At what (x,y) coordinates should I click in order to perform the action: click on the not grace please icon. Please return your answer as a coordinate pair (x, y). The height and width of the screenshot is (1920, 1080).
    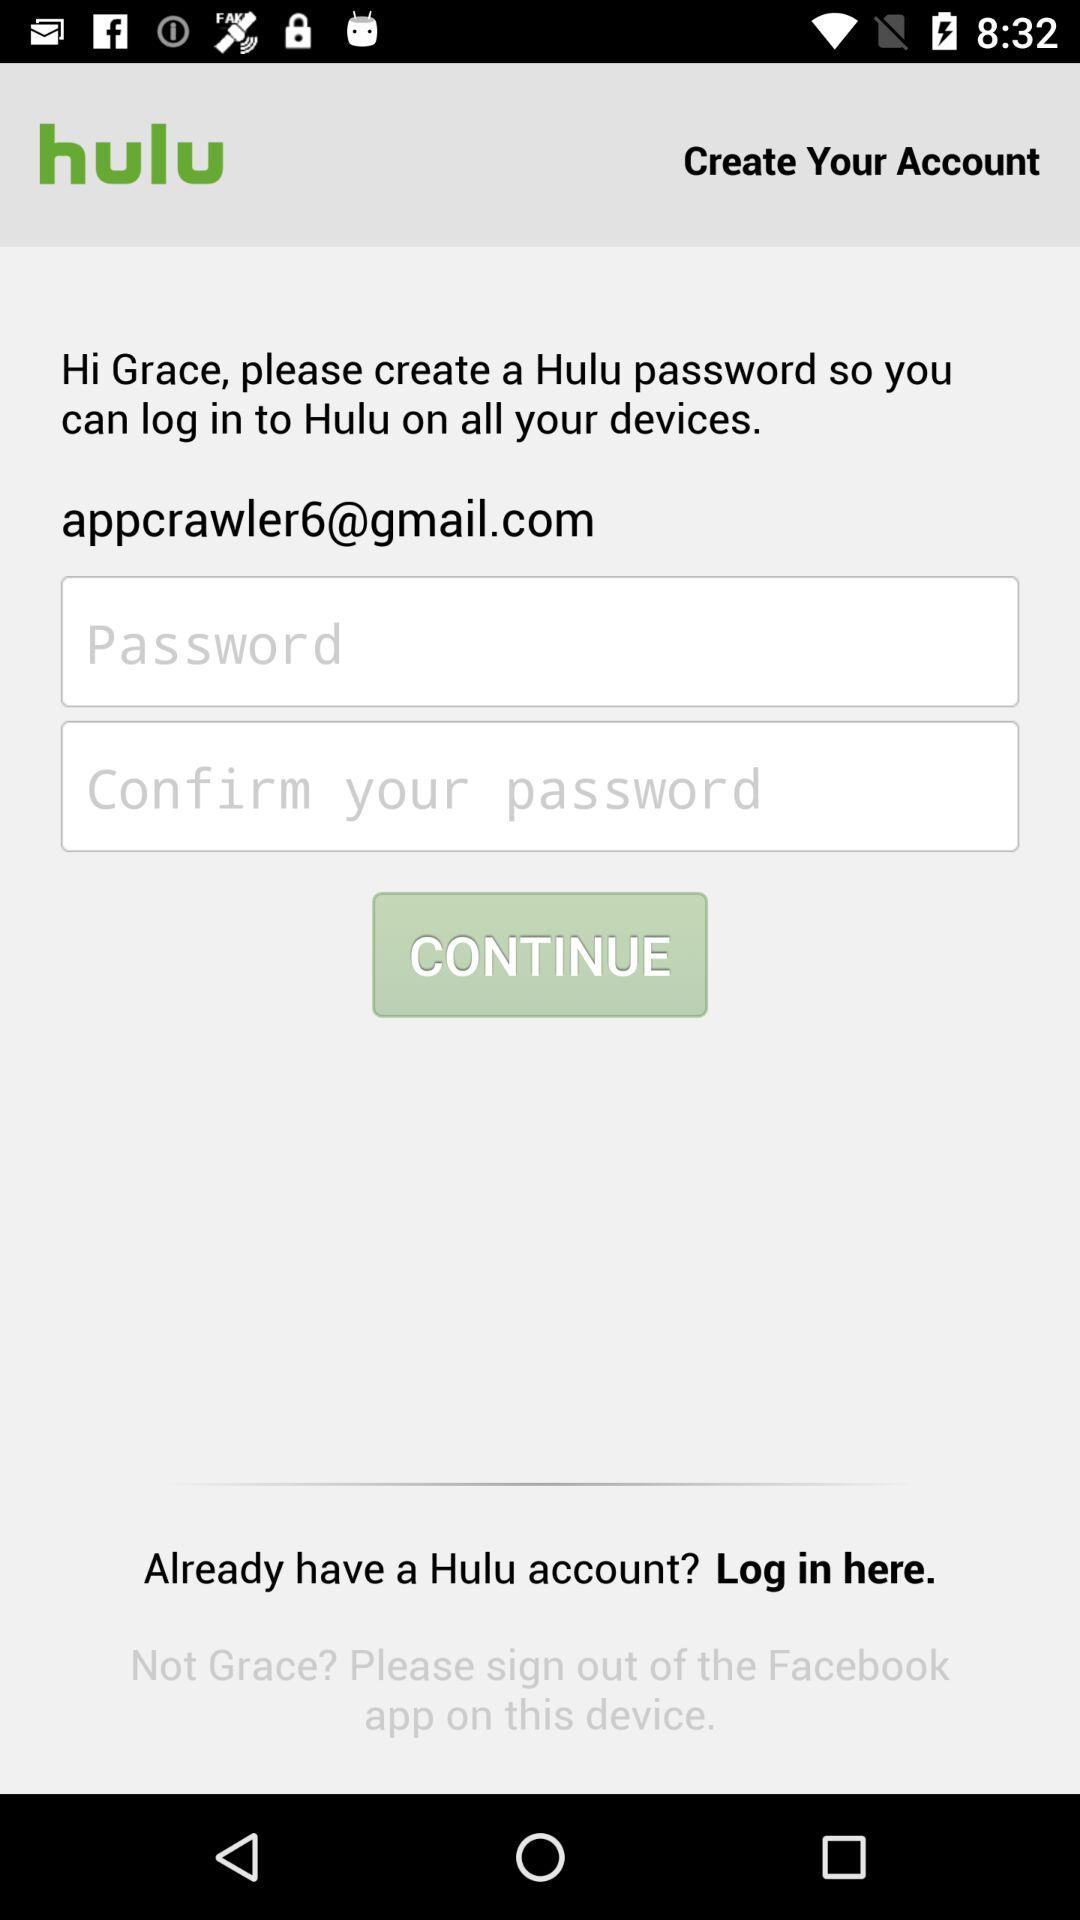
    Looking at the image, I should click on (540, 1687).